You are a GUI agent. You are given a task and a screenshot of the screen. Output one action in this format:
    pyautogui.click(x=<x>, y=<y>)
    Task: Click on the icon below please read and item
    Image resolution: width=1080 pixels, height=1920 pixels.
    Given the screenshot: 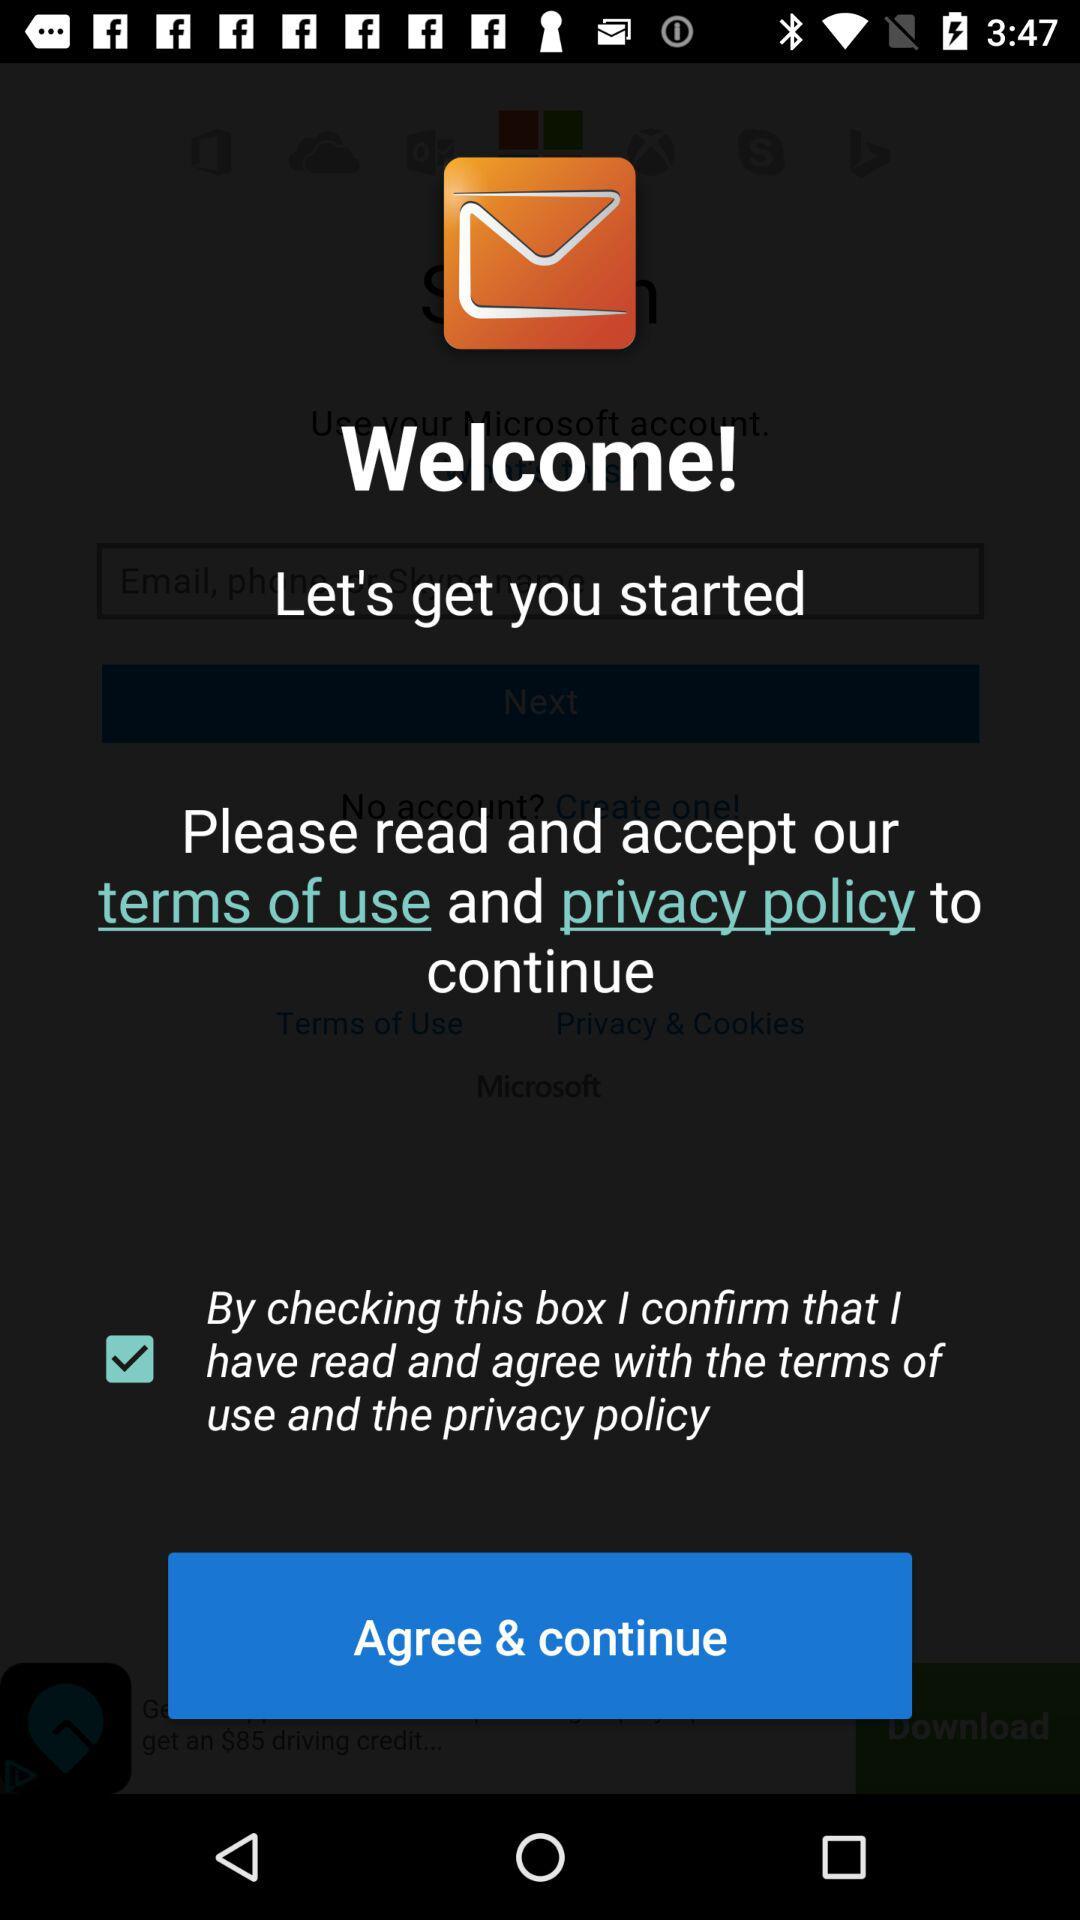 What is the action you would take?
    pyautogui.click(x=129, y=1359)
    